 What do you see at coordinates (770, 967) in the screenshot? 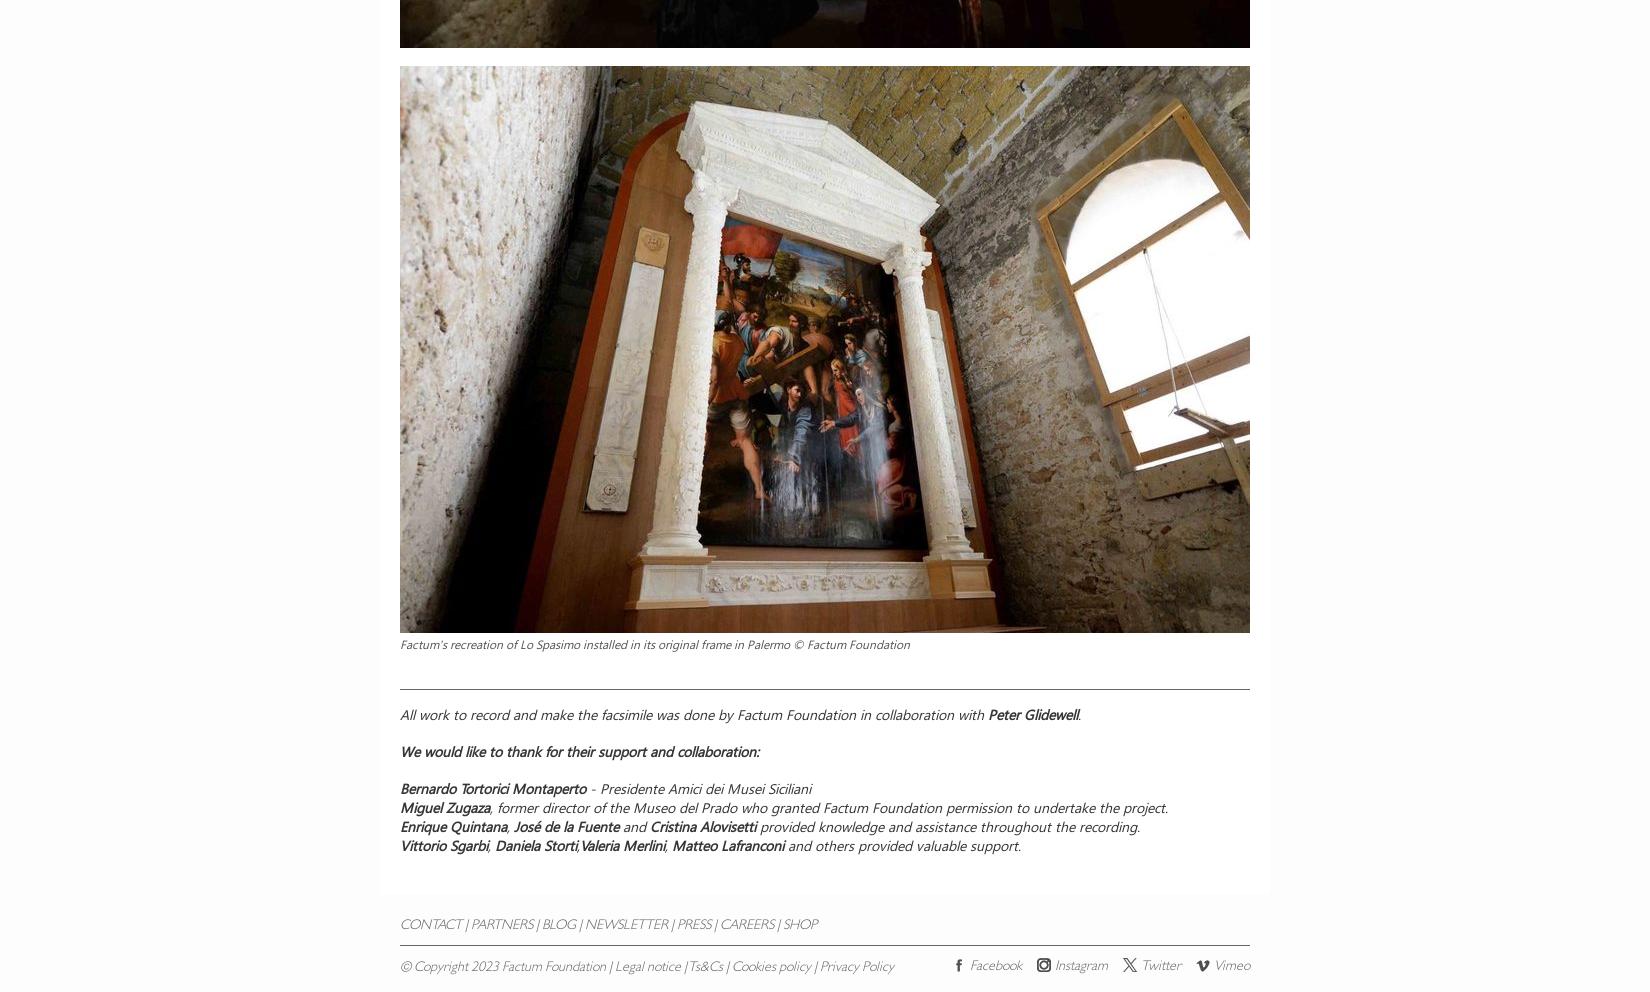
I see `'Cookies policy'` at bounding box center [770, 967].